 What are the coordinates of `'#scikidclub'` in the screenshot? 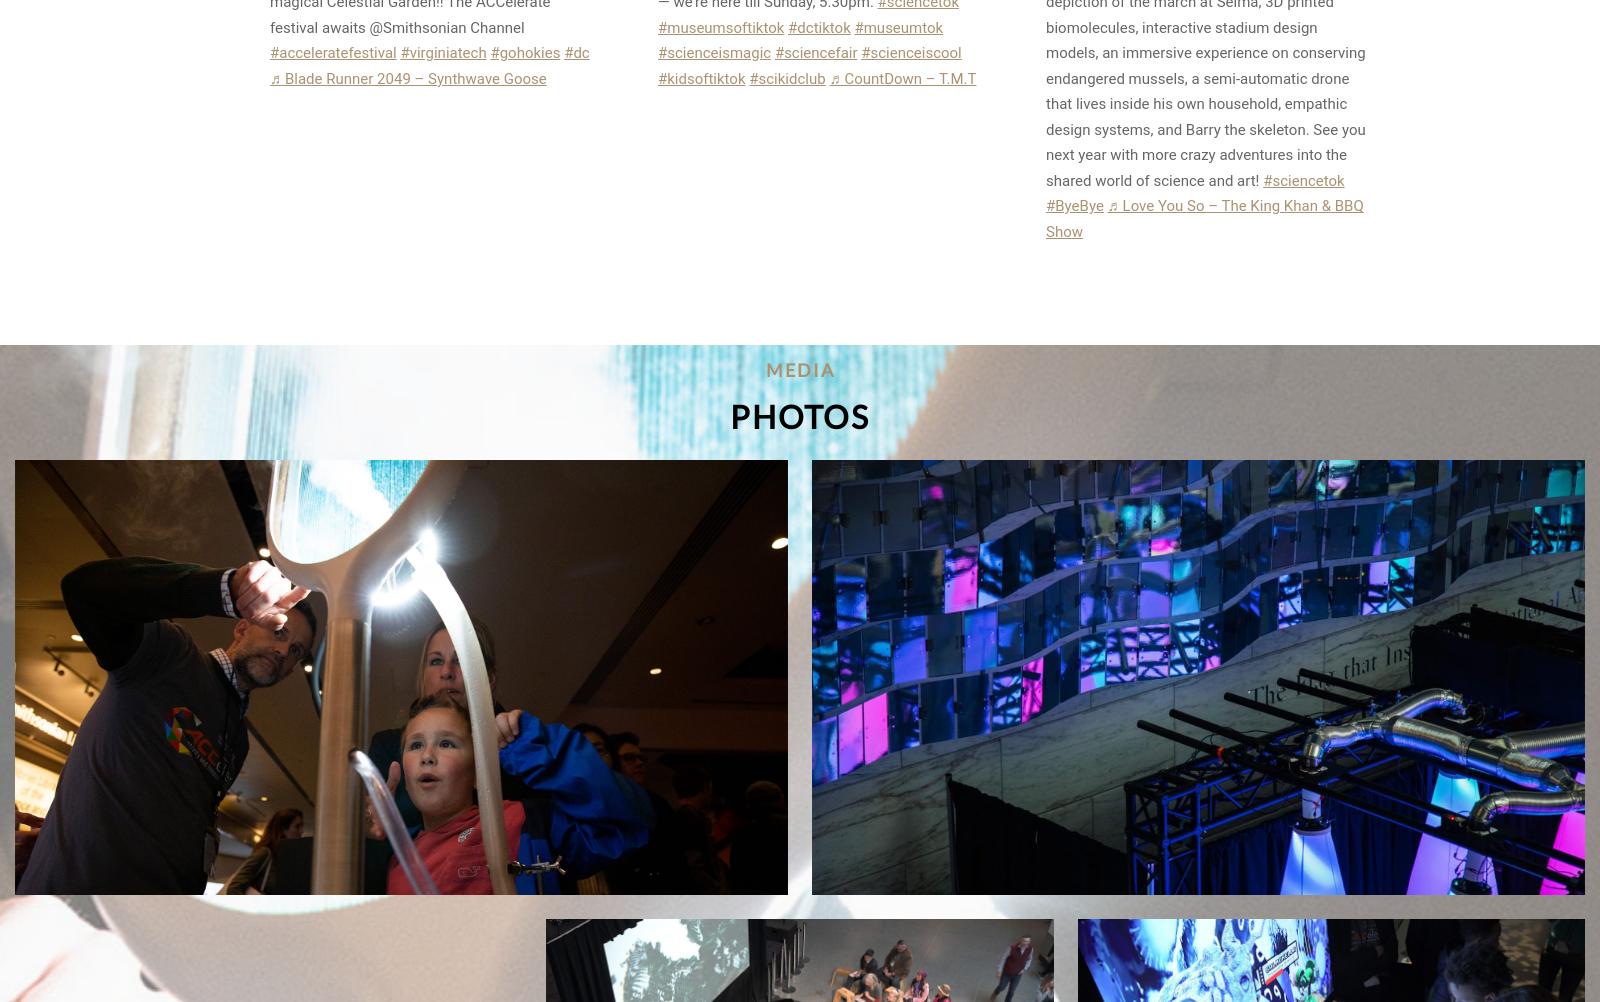 It's located at (787, 77).